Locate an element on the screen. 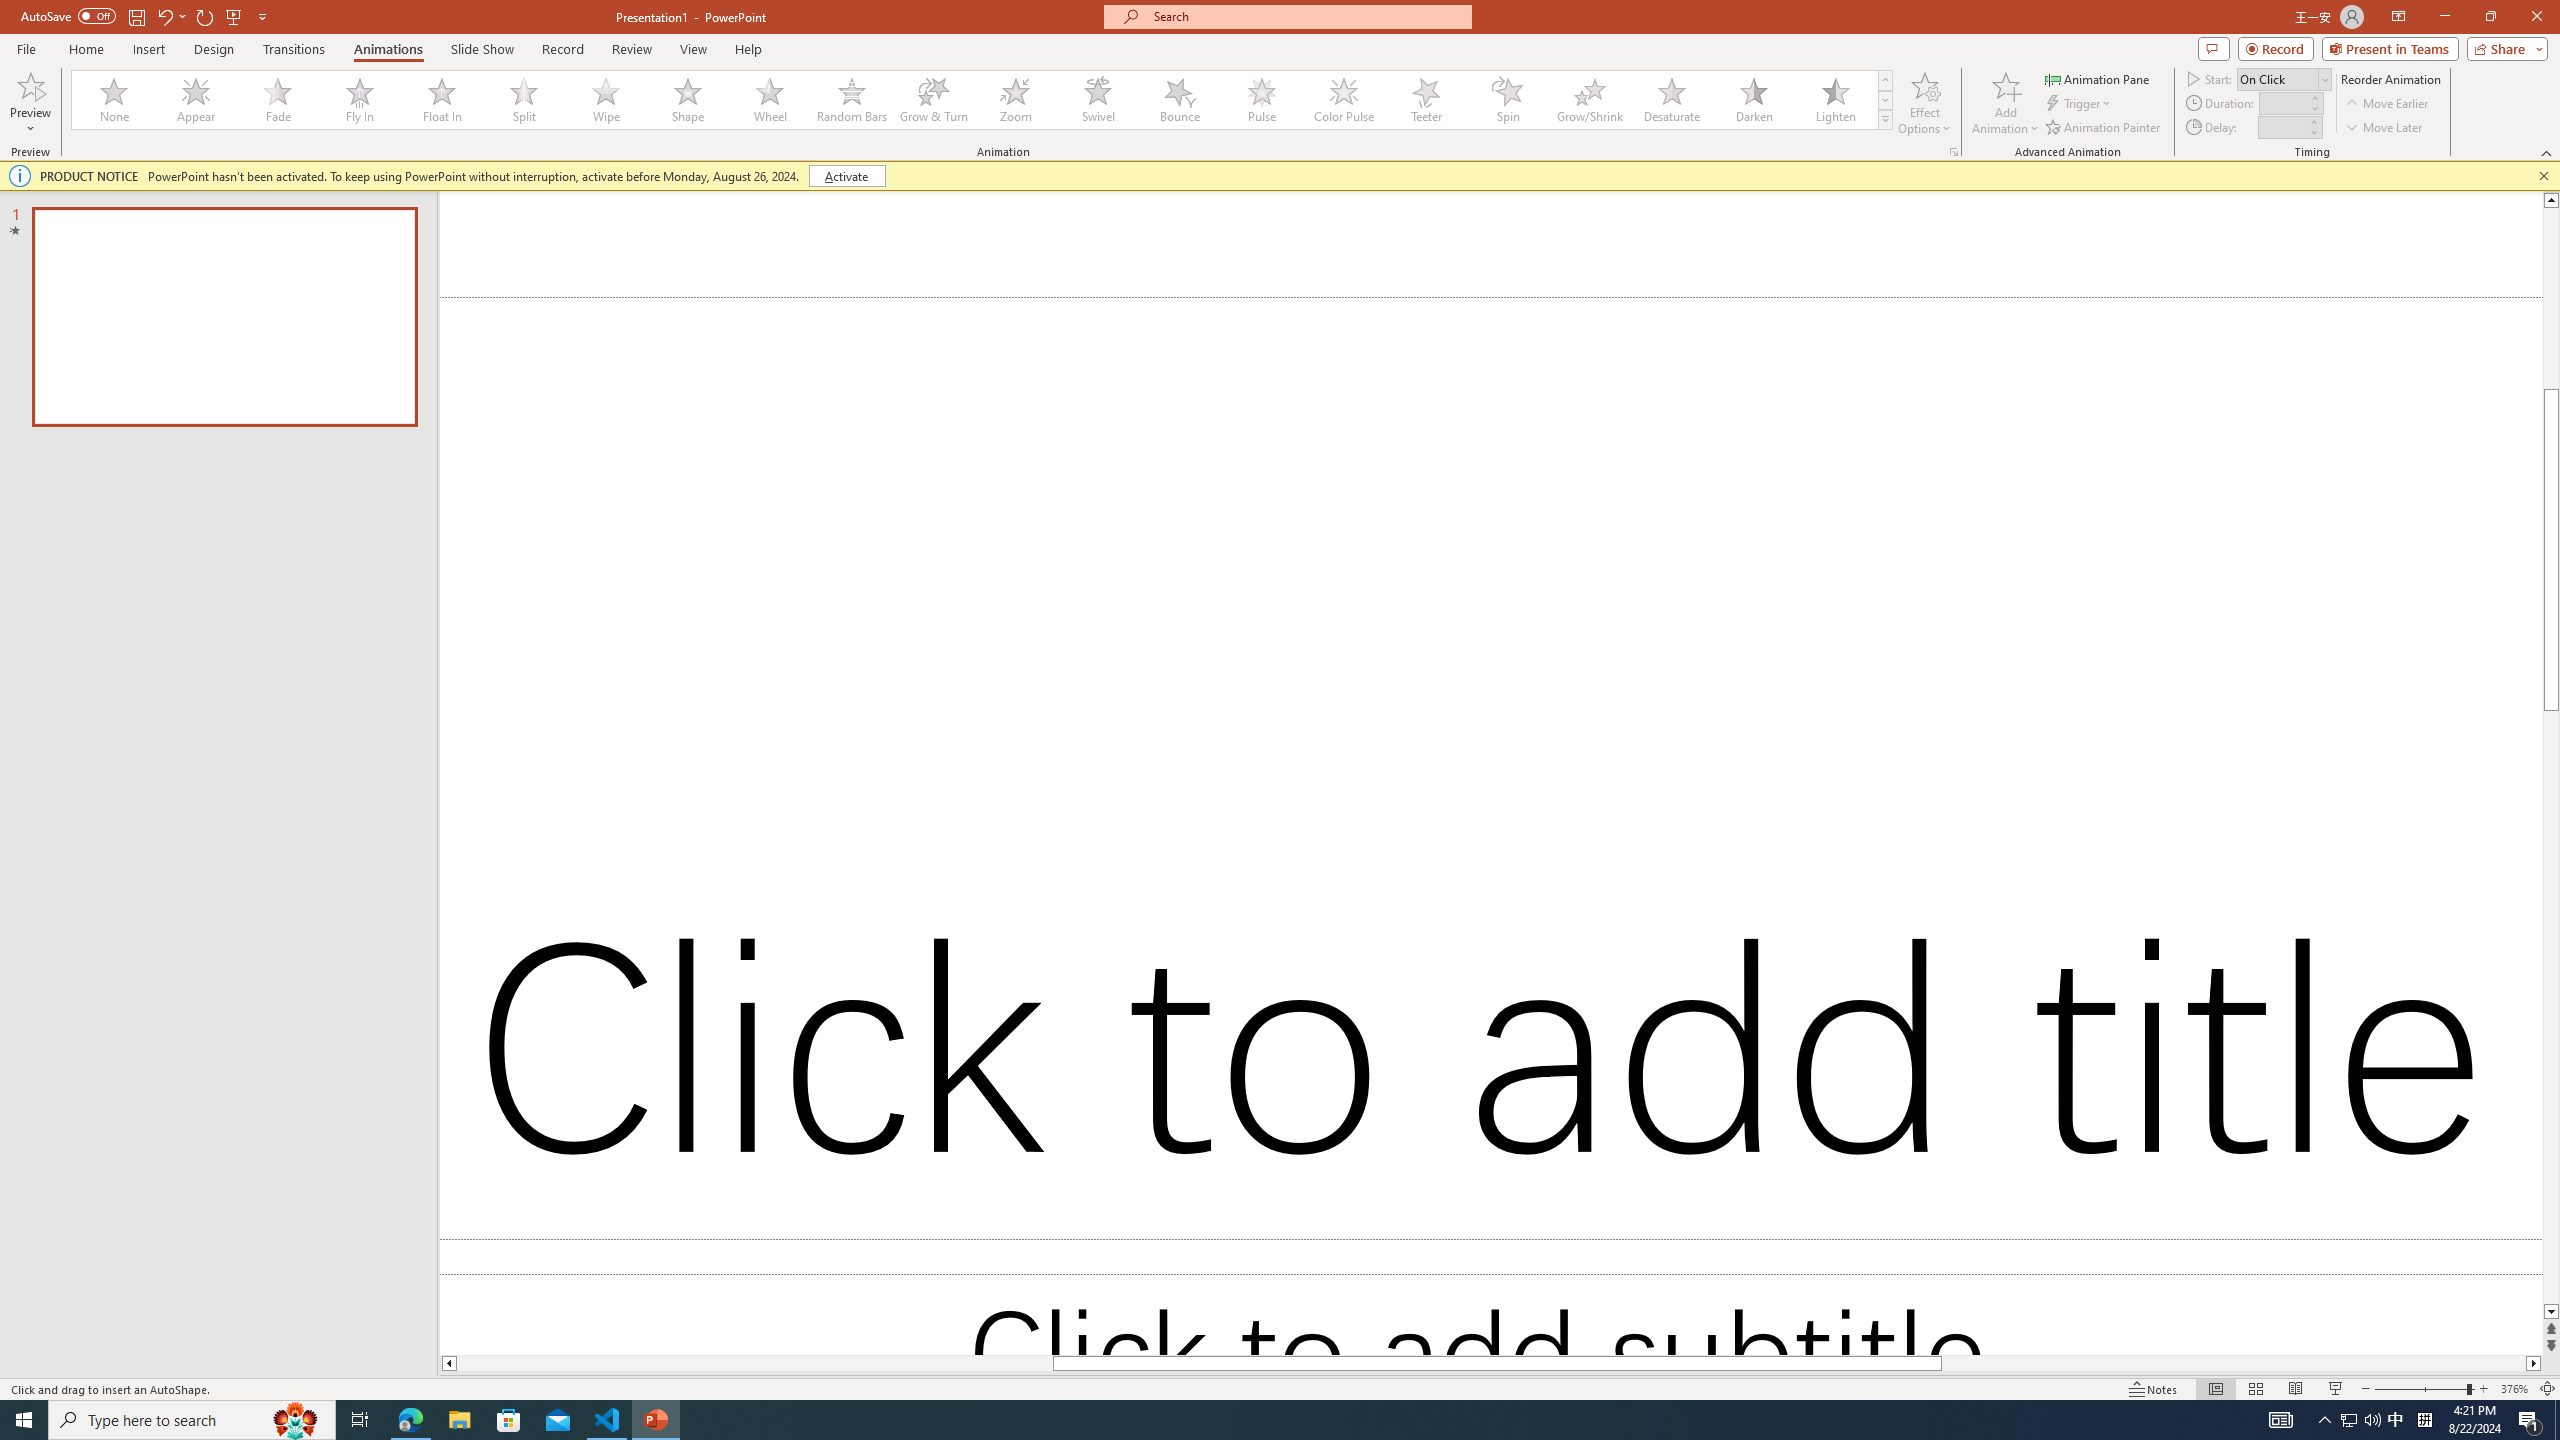 The image size is (2560, 1440). 'Move Earlier' is located at coordinates (2386, 103).